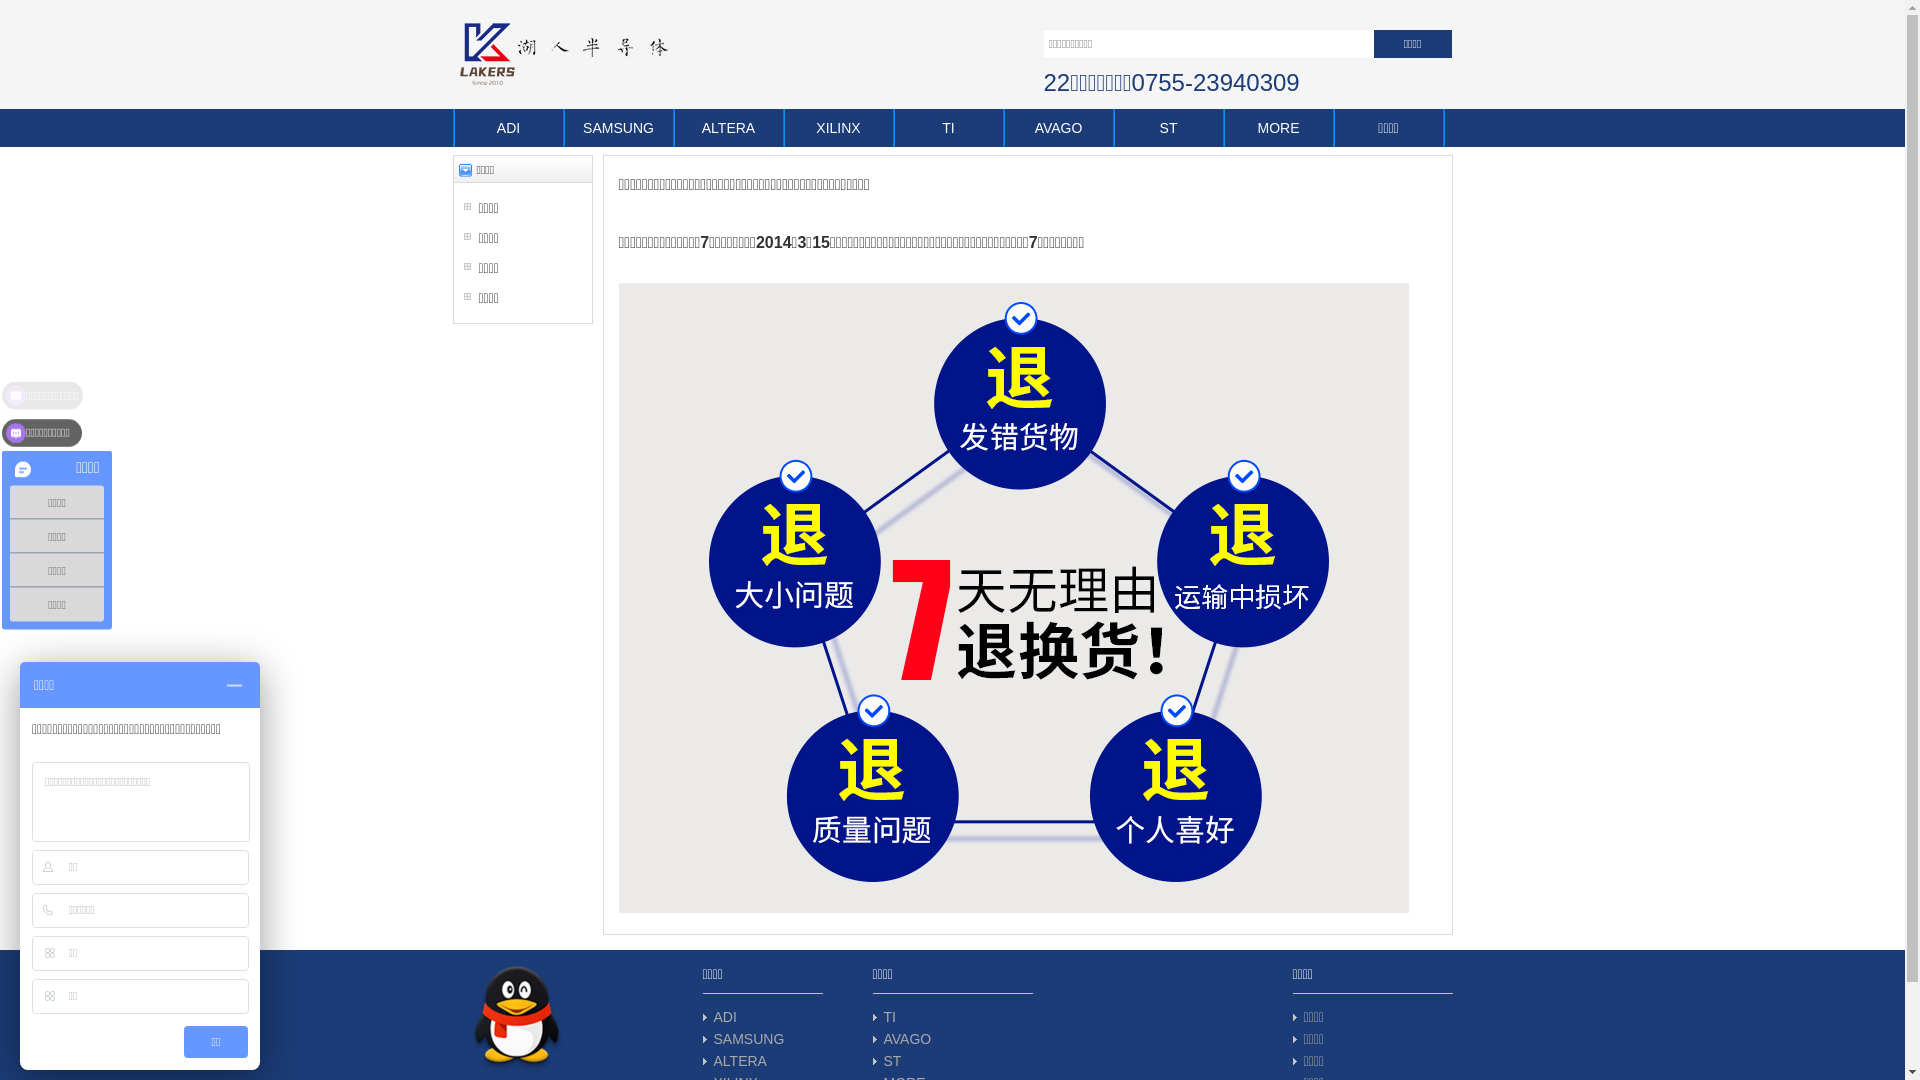 The width and height of the screenshot is (1920, 1080). What do you see at coordinates (508, 127) in the screenshot?
I see `'ADI'` at bounding box center [508, 127].